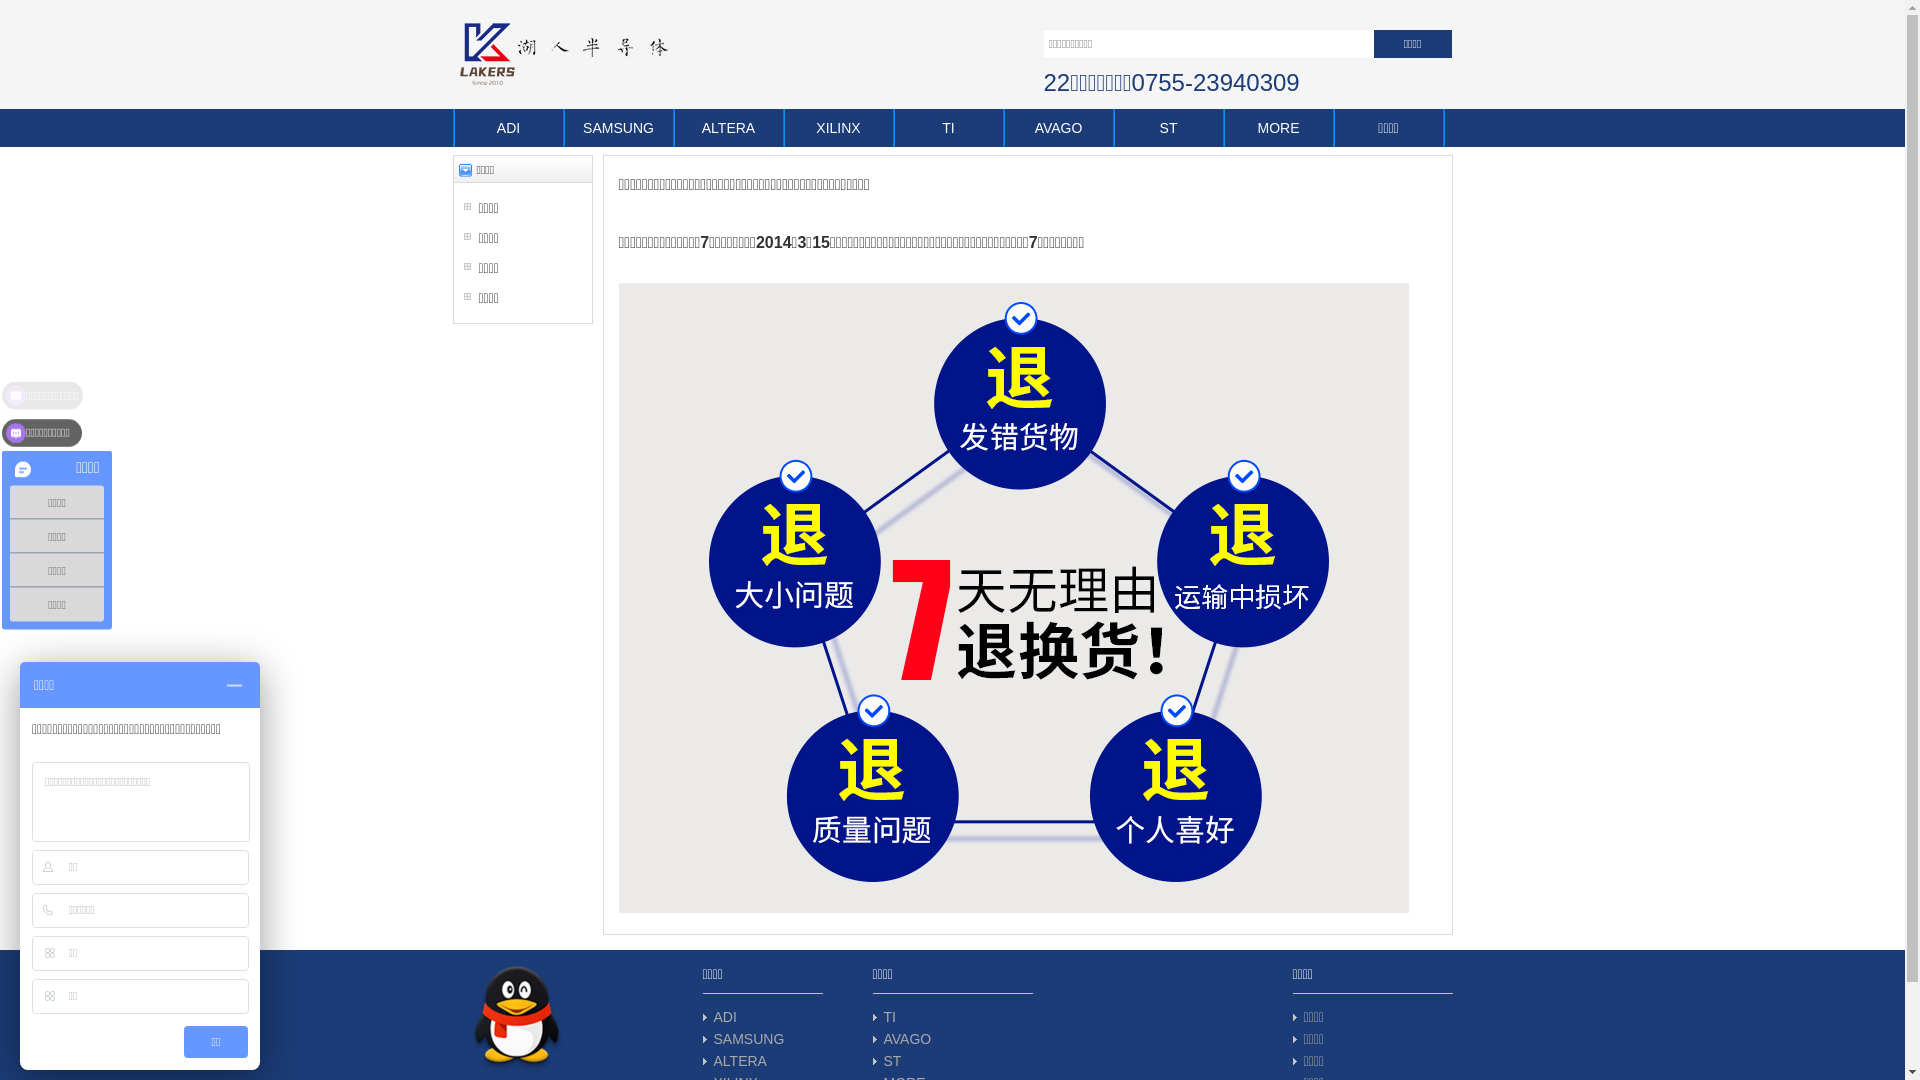 The width and height of the screenshot is (1920, 1080). What do you see at coordinates (508, 127) in the screenshot?
I see `'ADI'` at bounding box center [508, 127].